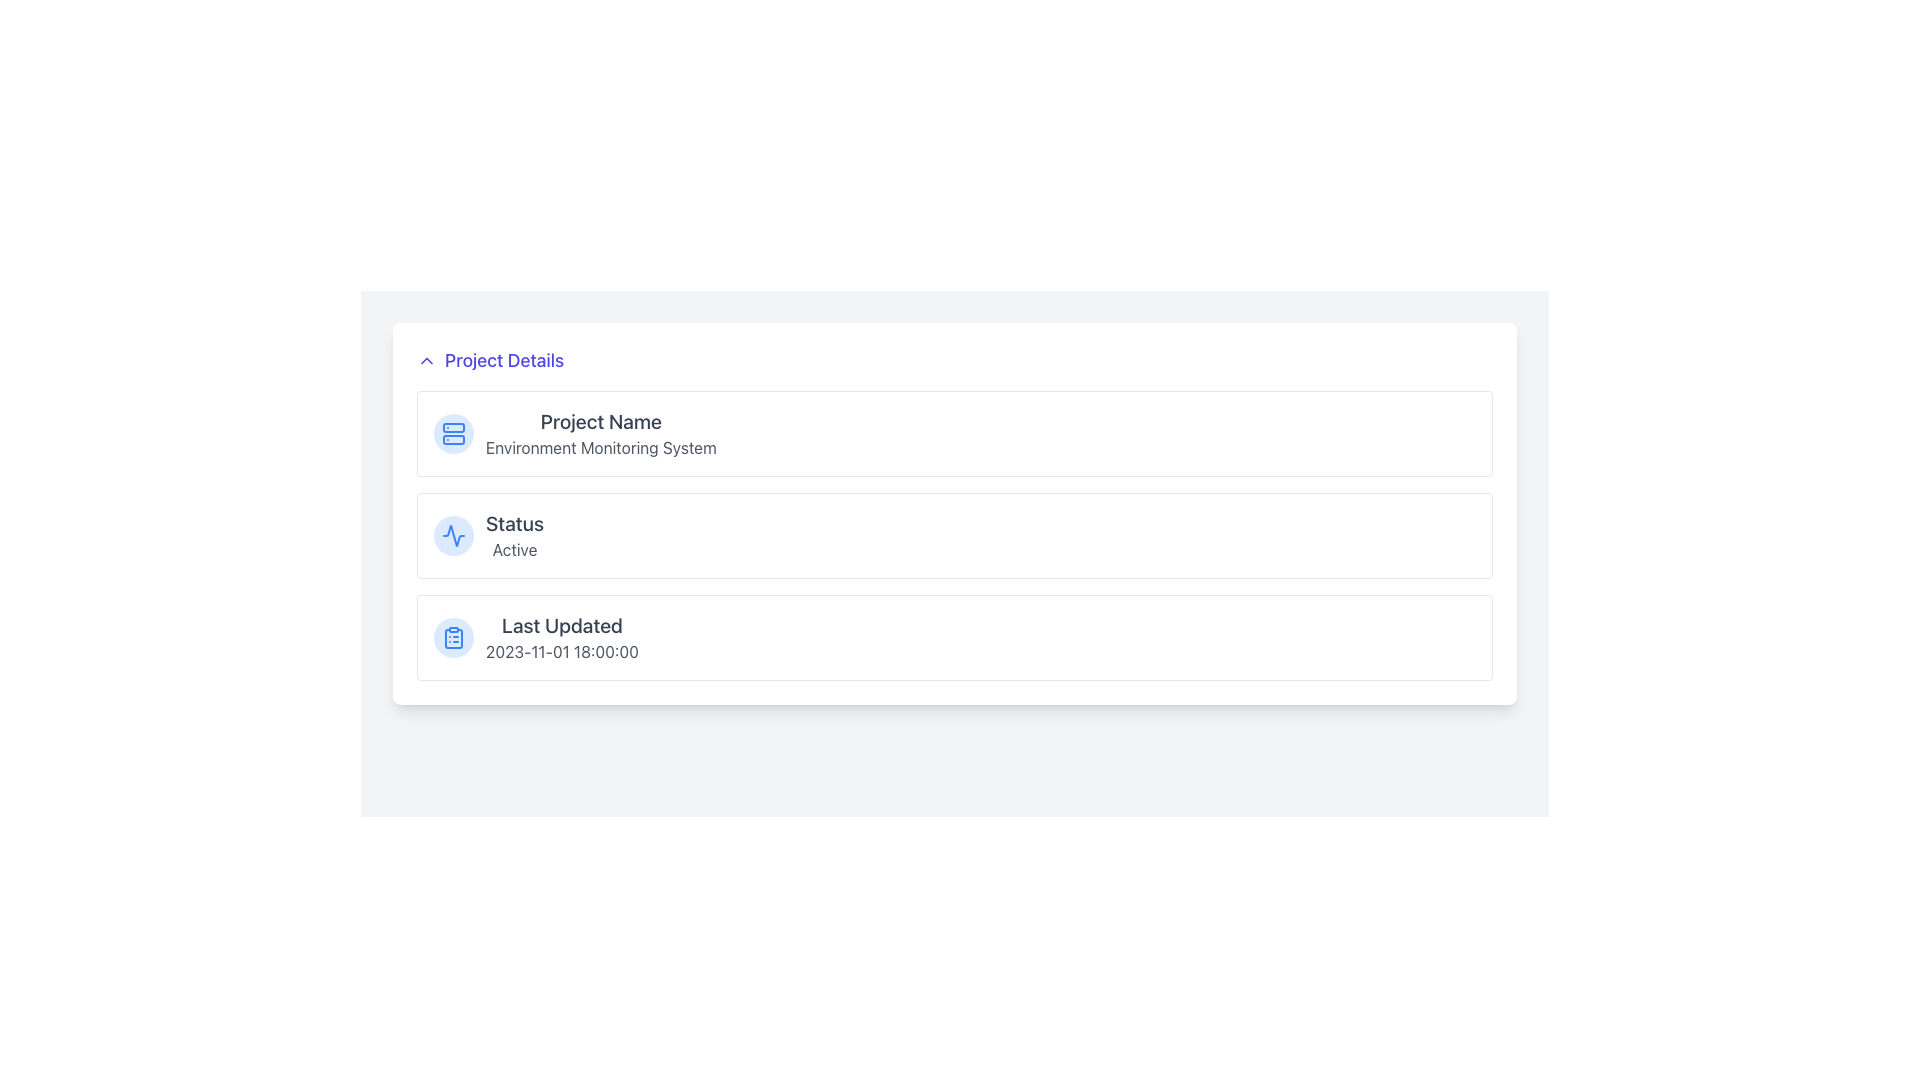 This screenshot has height=1080, width=1920. Describe the element at coordinates (600, 420) in the screenshot. I see `static text label that identifies the category of information as 'Project Details' in the upper left section of the interface, specifically the header above 'Environment Monitoring System'` at that location.